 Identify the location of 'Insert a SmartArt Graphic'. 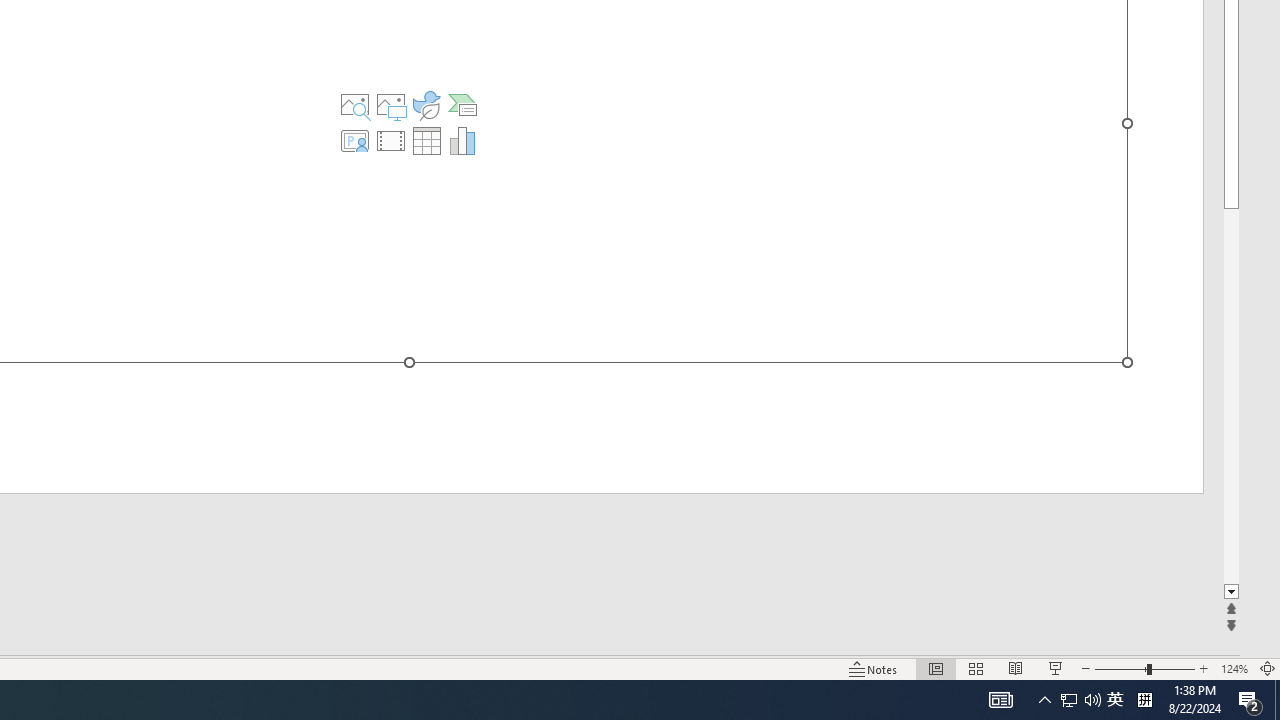
(461, 105).